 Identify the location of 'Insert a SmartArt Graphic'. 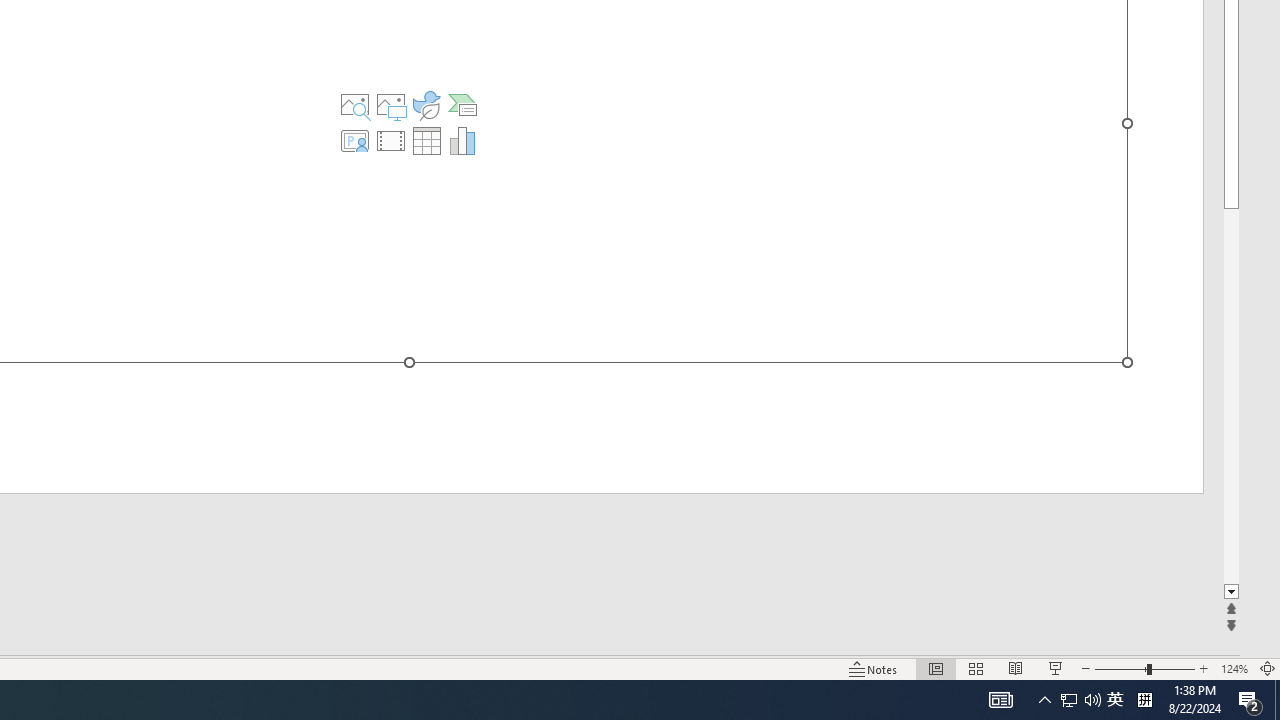
(461, 105).